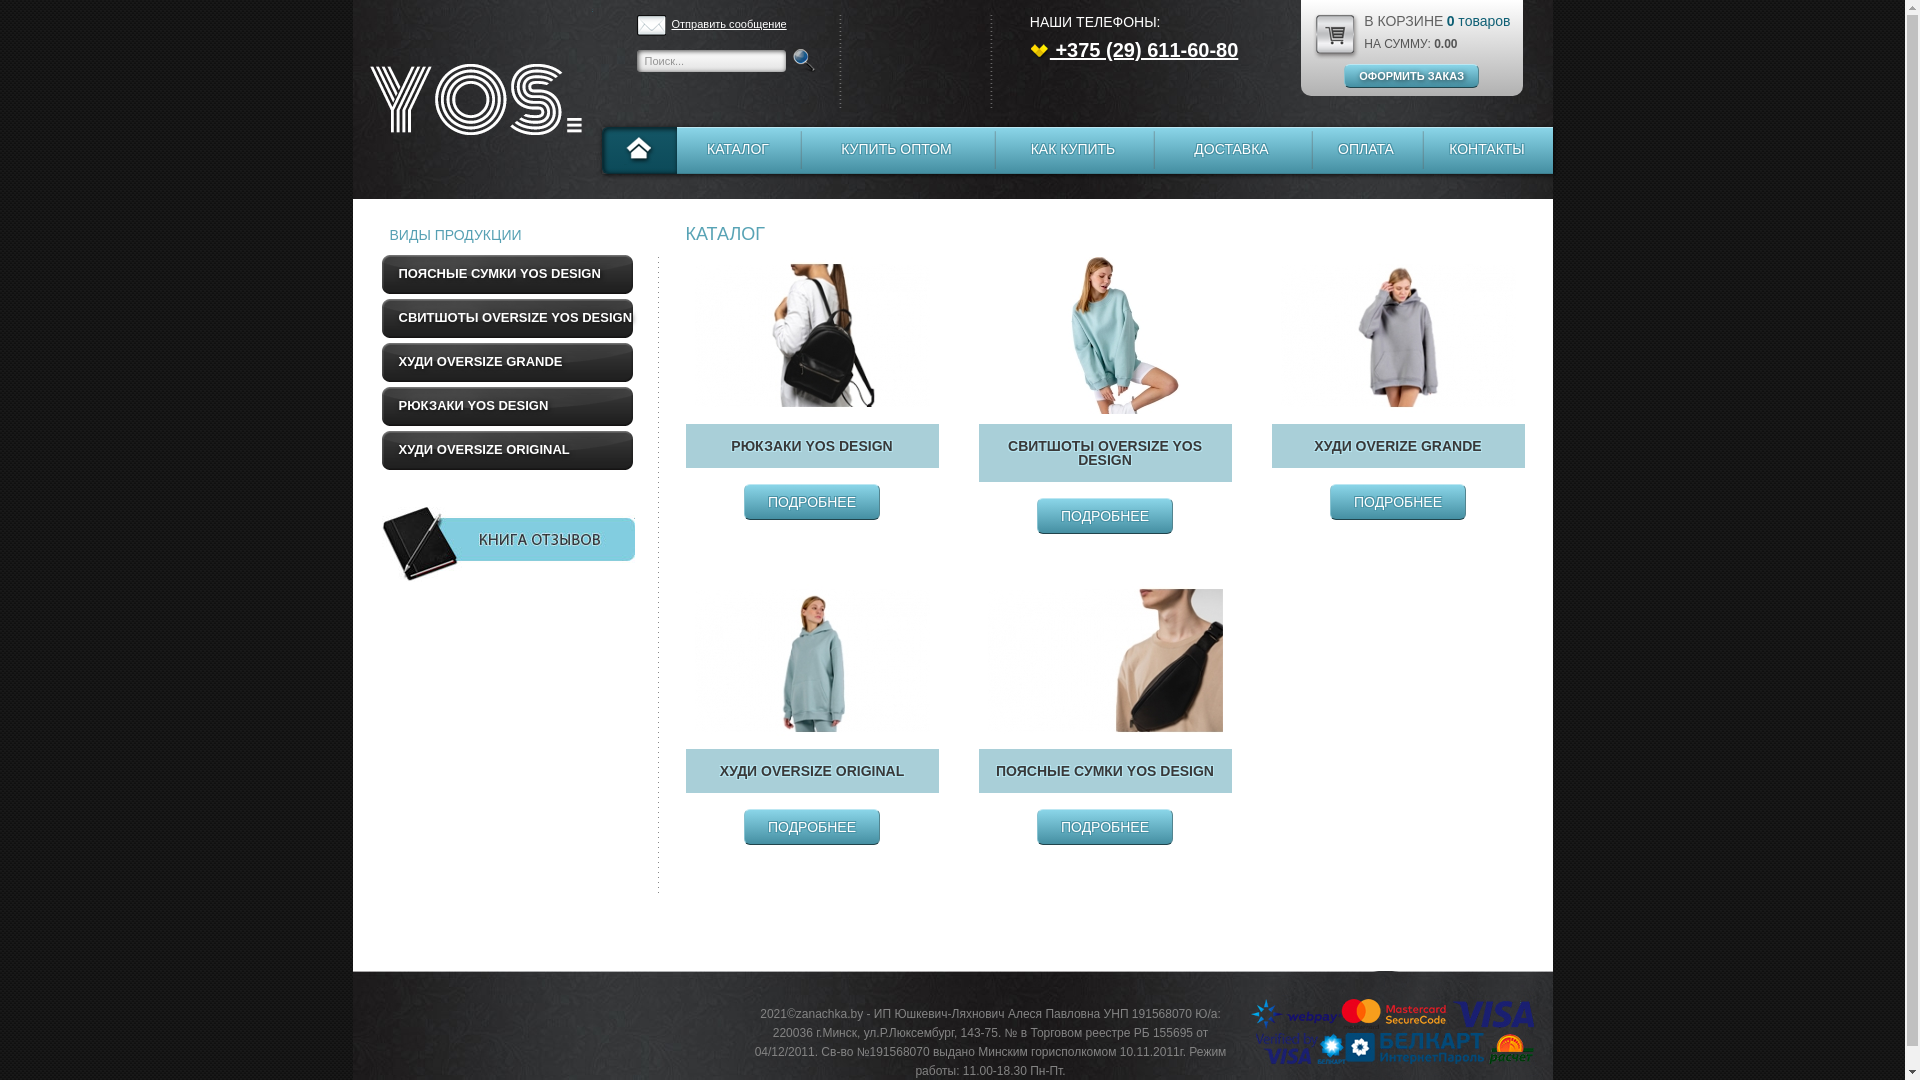  I want to click on '+375 (29) 611-60-80', so click(1030, 49).